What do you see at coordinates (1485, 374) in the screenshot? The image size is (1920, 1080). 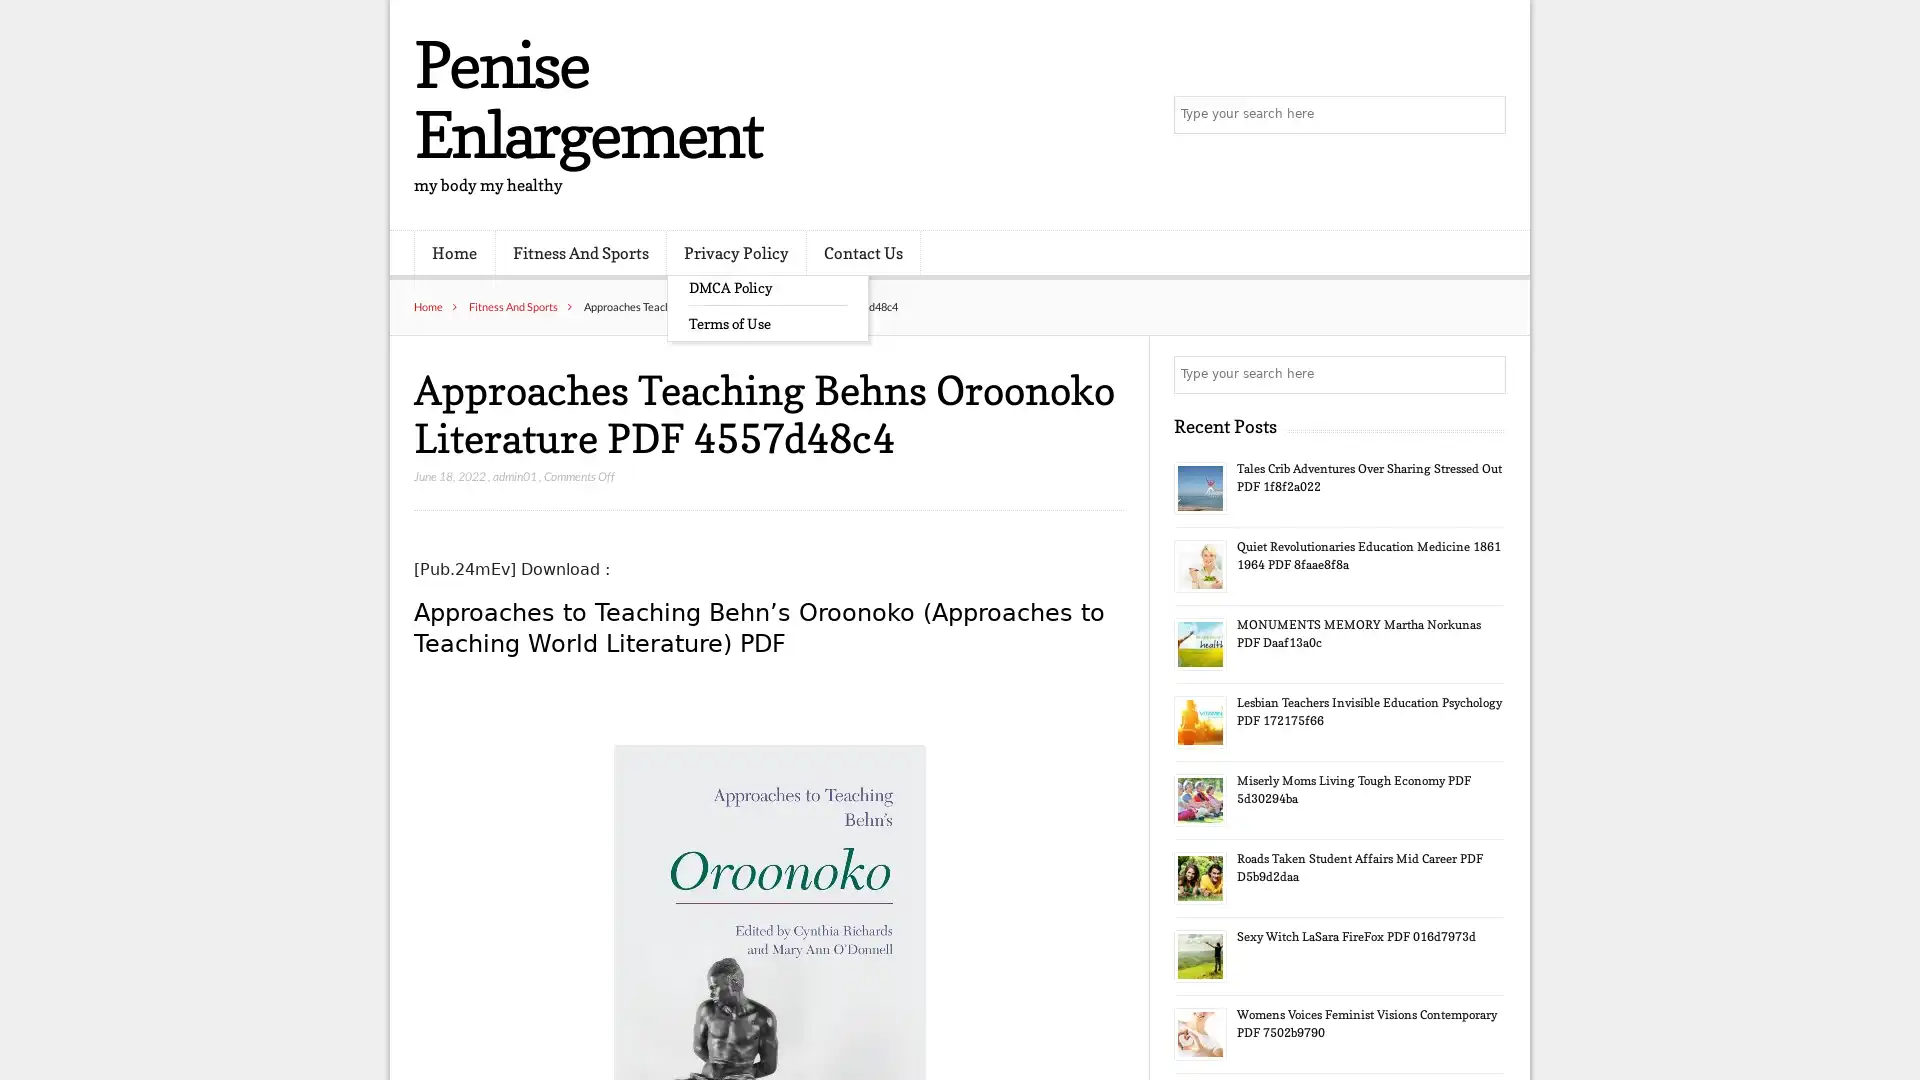 I see `Search` at bounding box center [1485, 374].